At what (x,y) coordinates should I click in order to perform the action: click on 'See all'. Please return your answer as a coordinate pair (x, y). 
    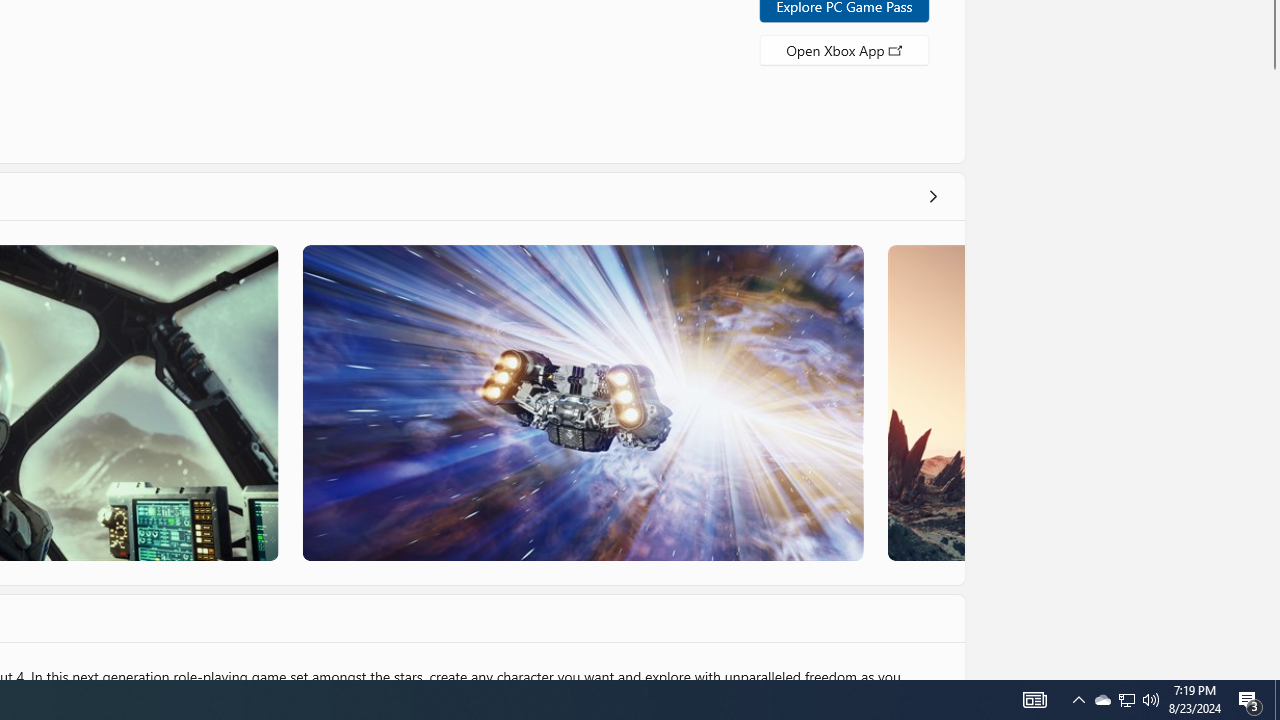
    Looking at the image, I should click on (931, 195).